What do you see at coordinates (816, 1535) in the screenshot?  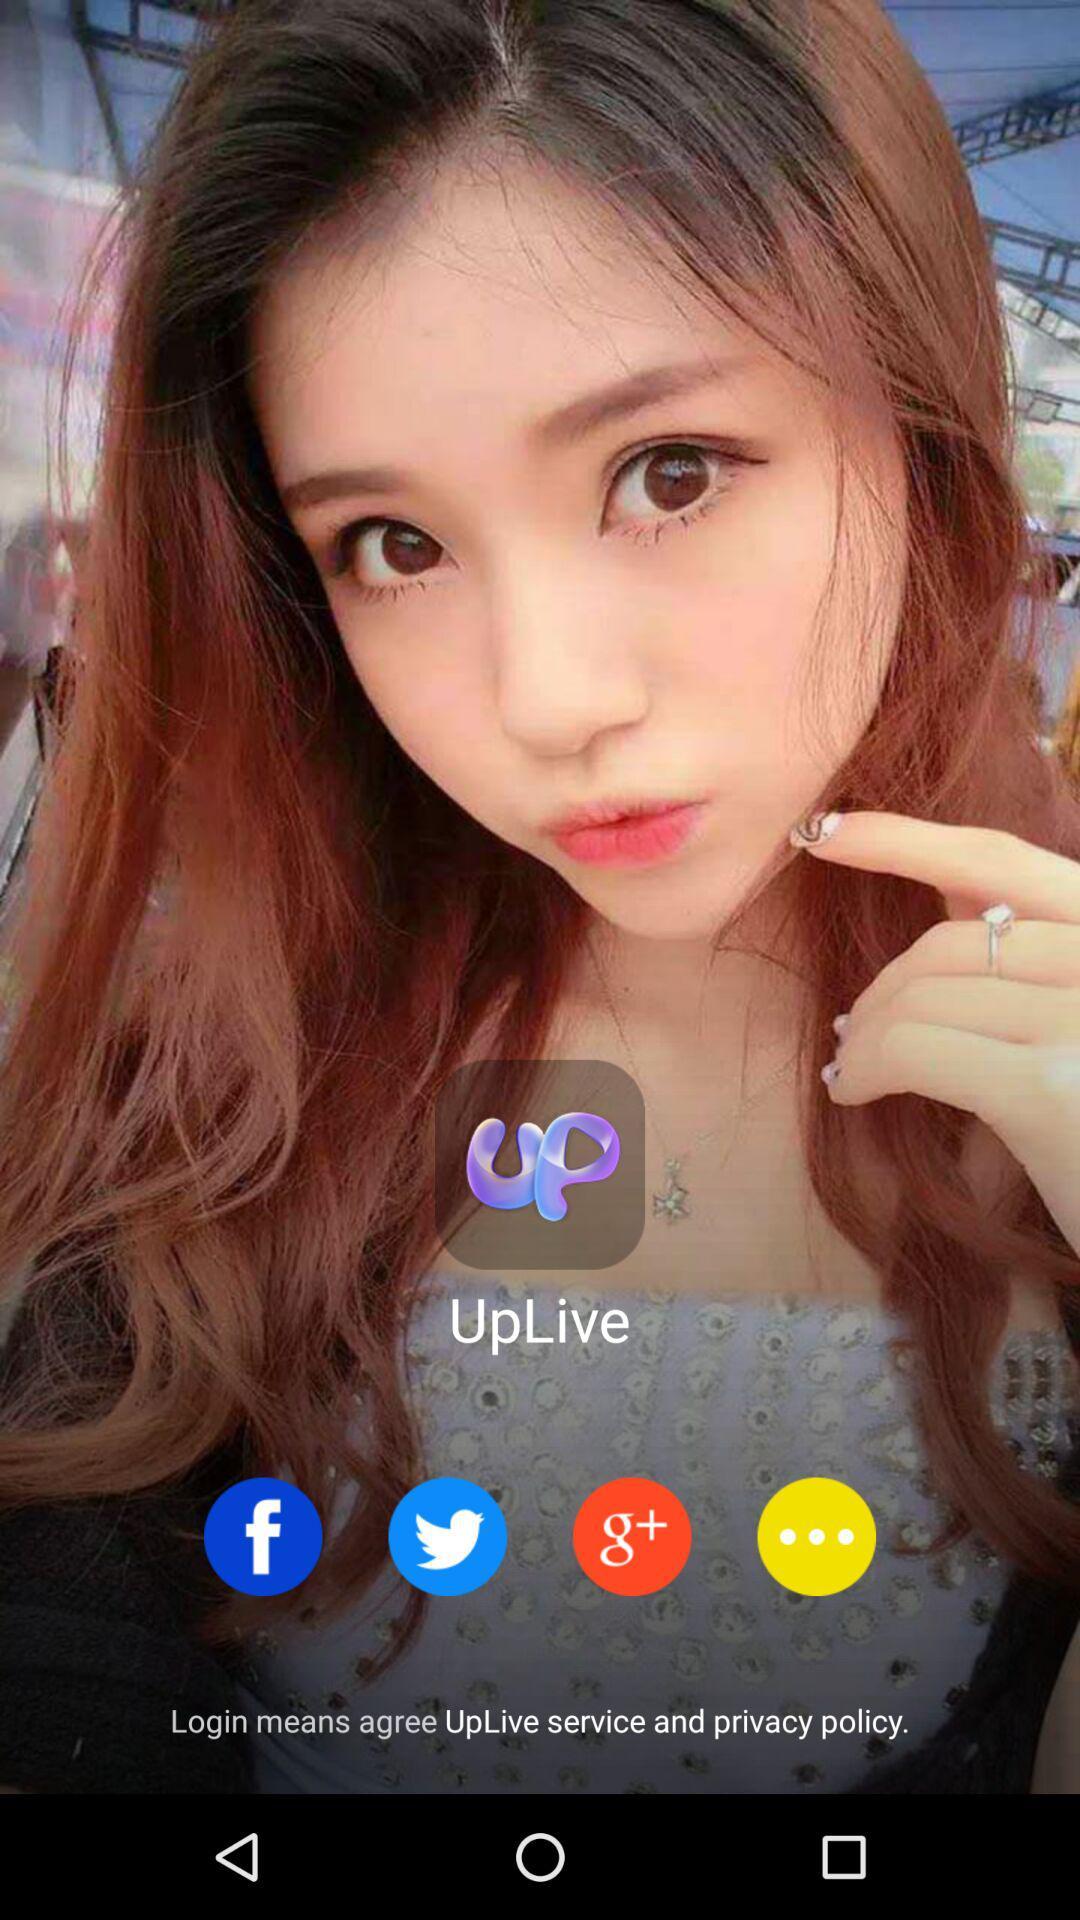 I see `the more icon` at bounding box center [816, 1535].